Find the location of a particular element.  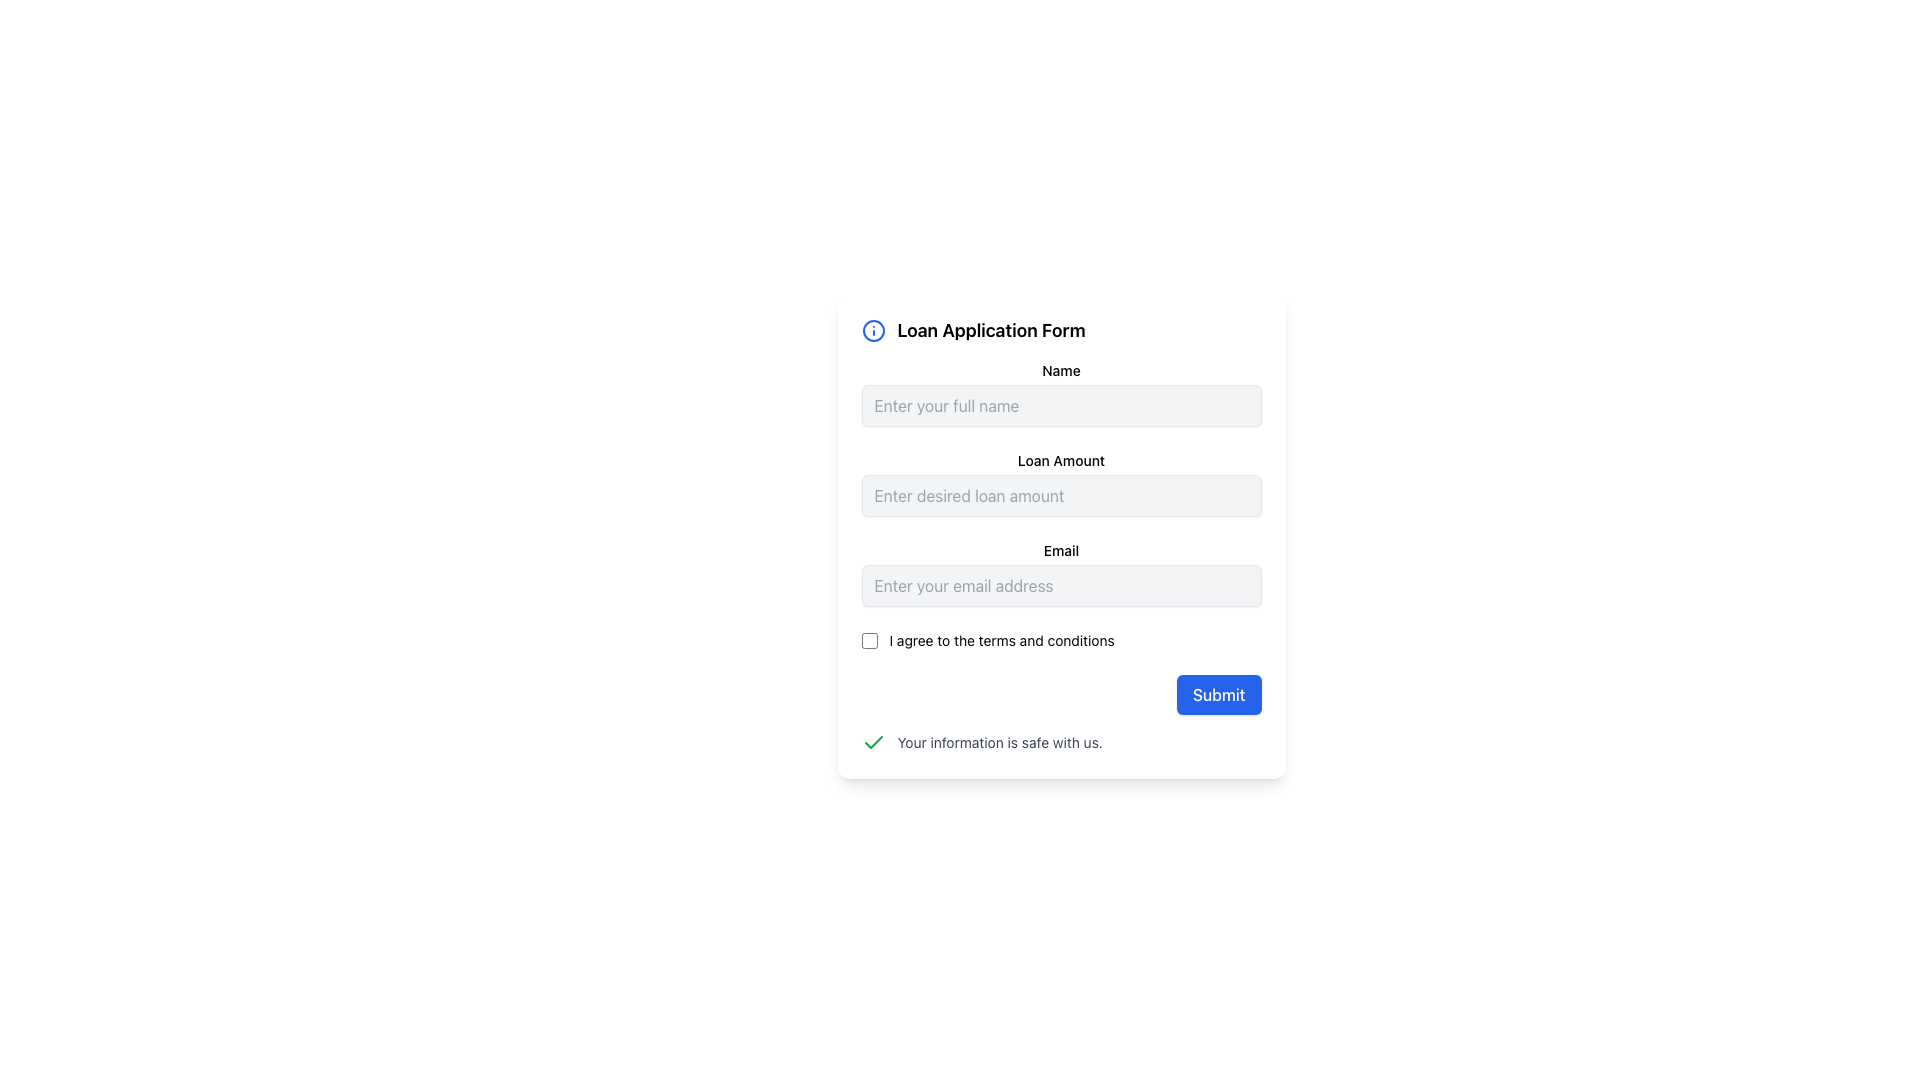

the email input field located below the 'Loan Amount' input and above the 'Terms and Conditions' checkbox is located at coordinates (1060, 574).